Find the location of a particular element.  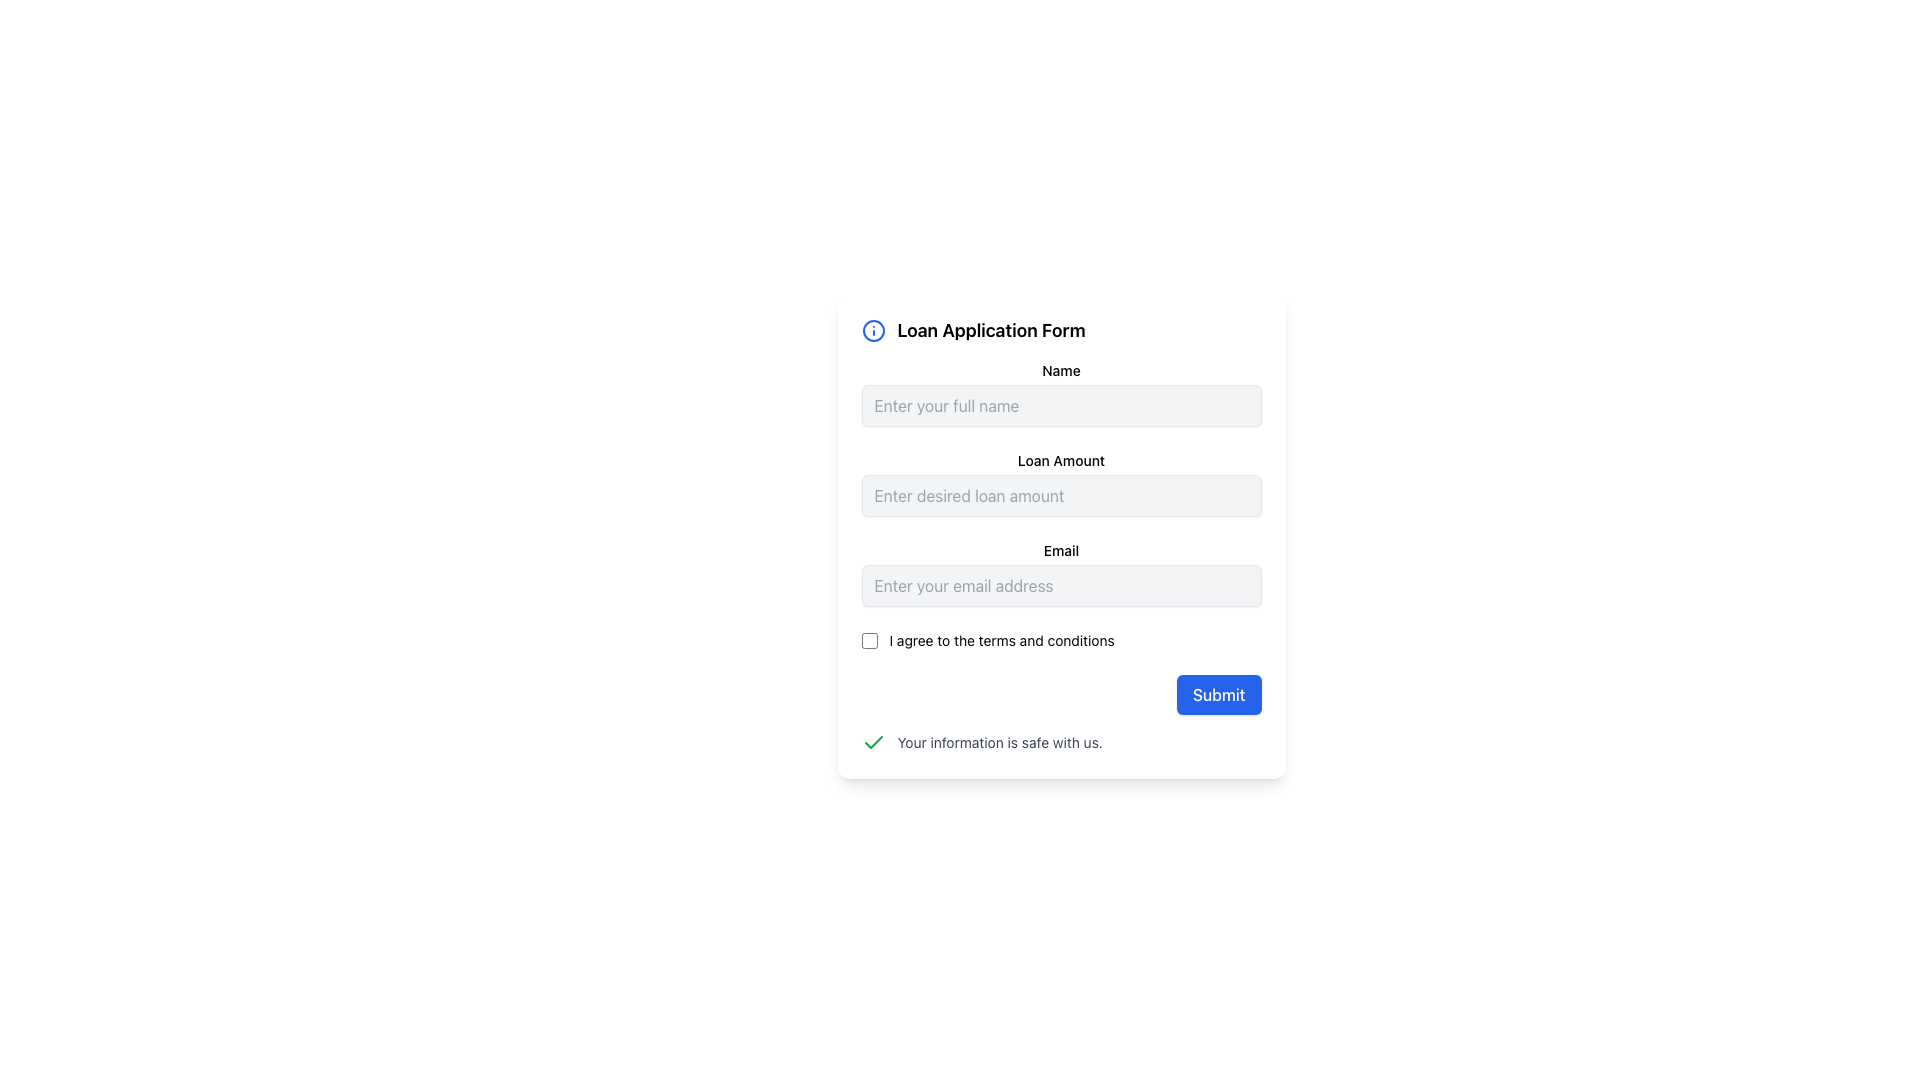

the email input field located below the 'Loan Amount' input and above the 'Terms and Conditions' checkbox is located at coordinates (1060, 574).